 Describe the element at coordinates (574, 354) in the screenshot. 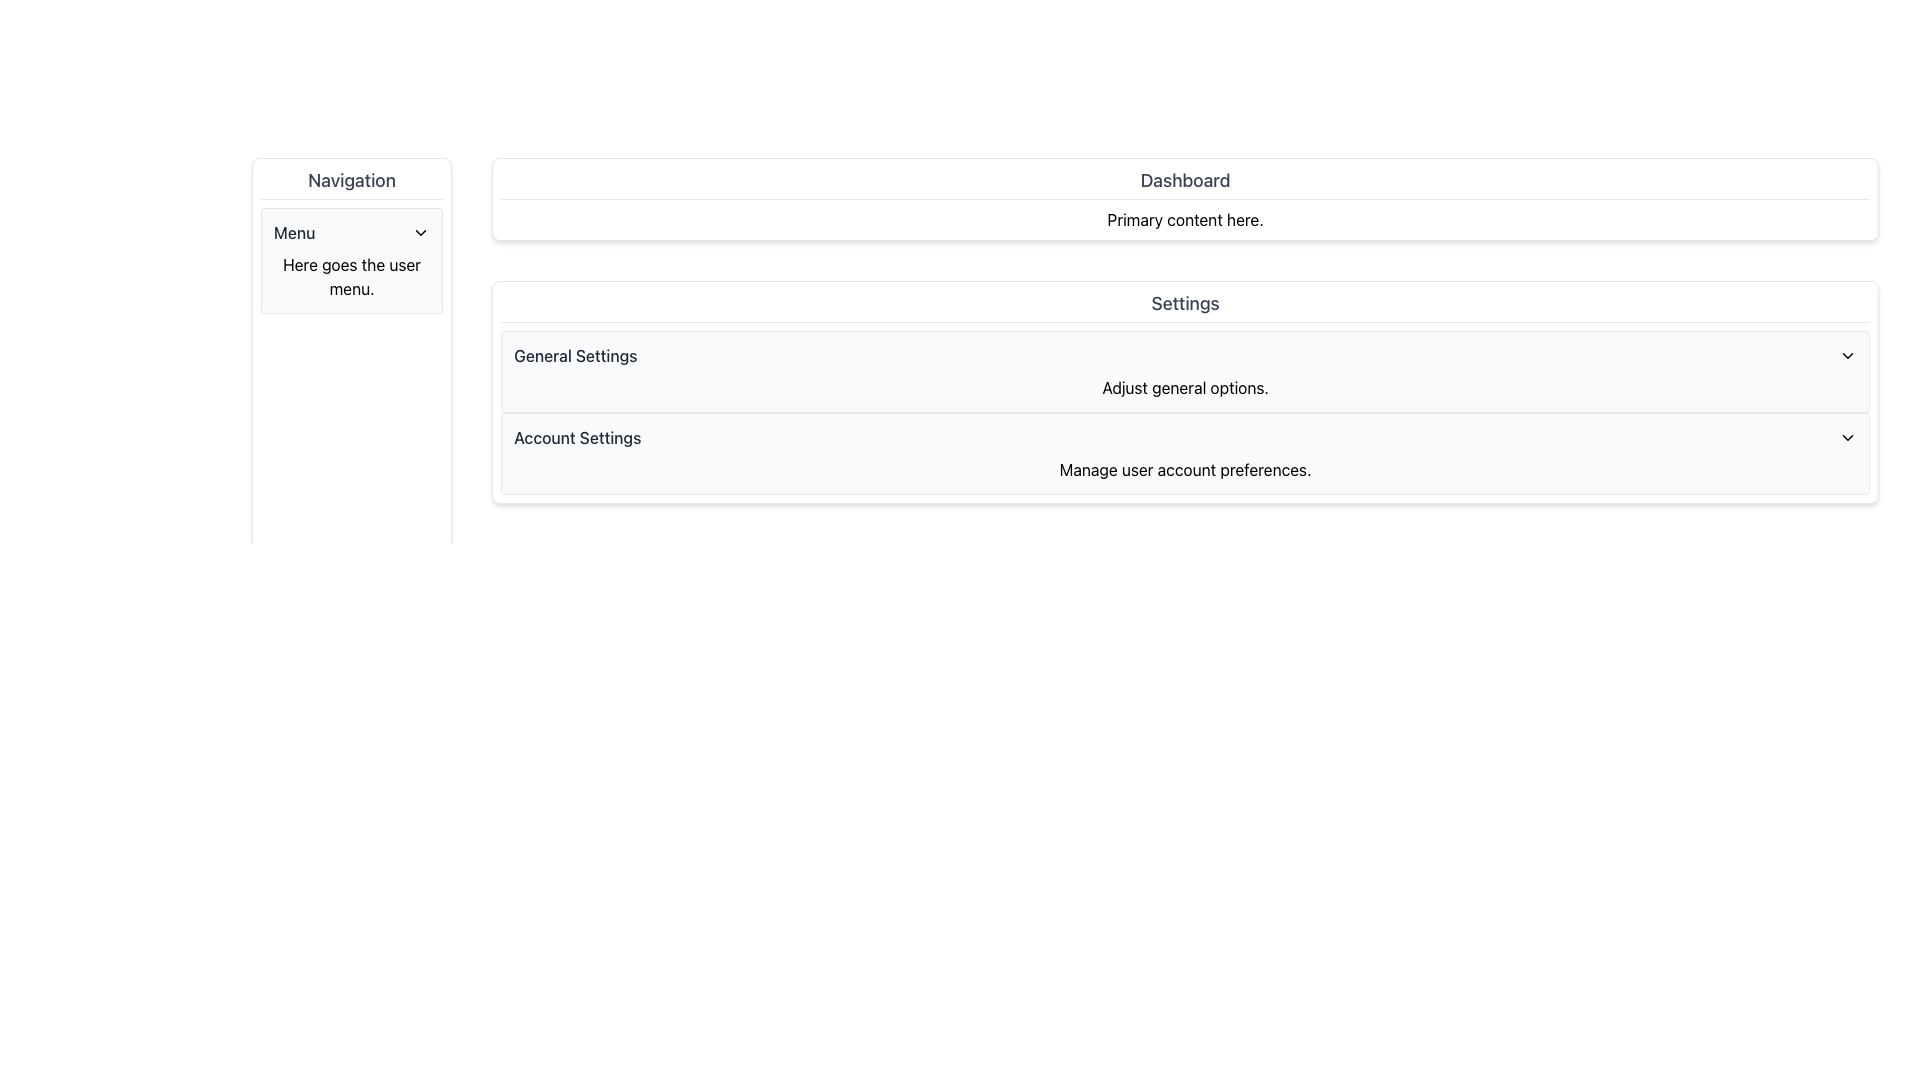

I see `the Text Label indicating the content or functionality related to general settings, located near the top of the 'Settings' section, aligned left with a chevron icon on the right` at that location.